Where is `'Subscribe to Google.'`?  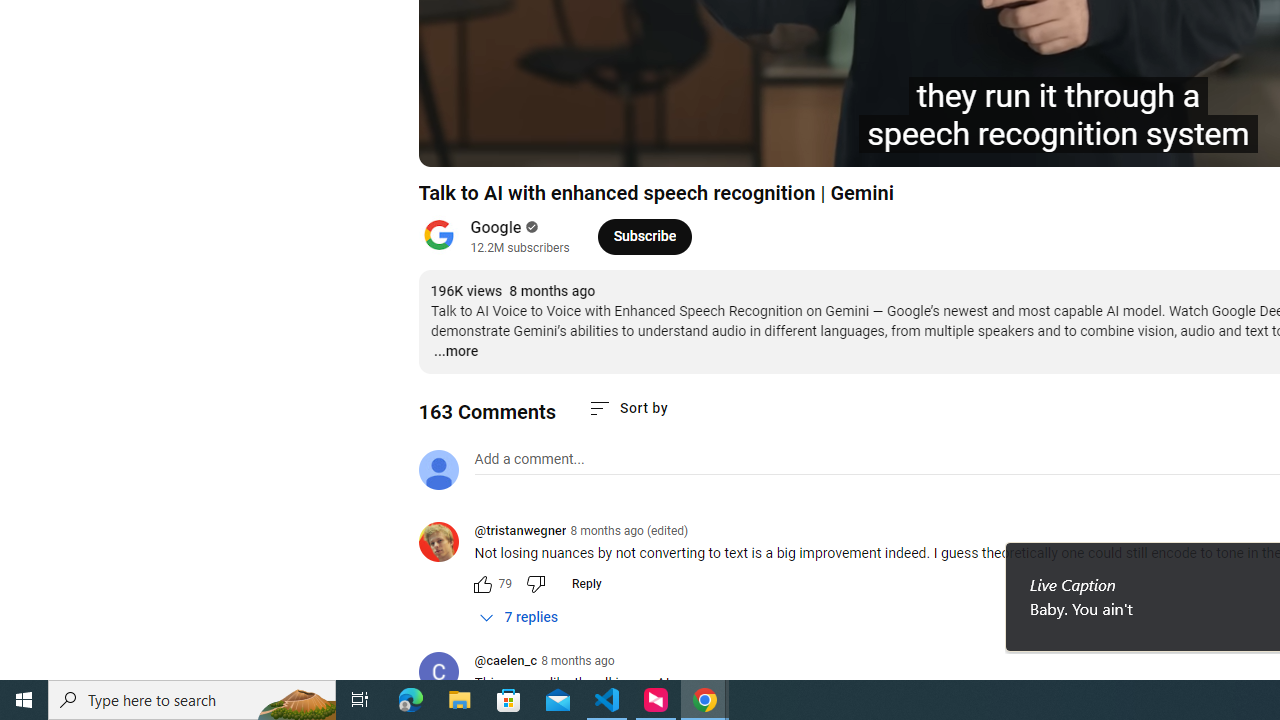
'Subscribe to Google.' is located at coordinates (644, 235).